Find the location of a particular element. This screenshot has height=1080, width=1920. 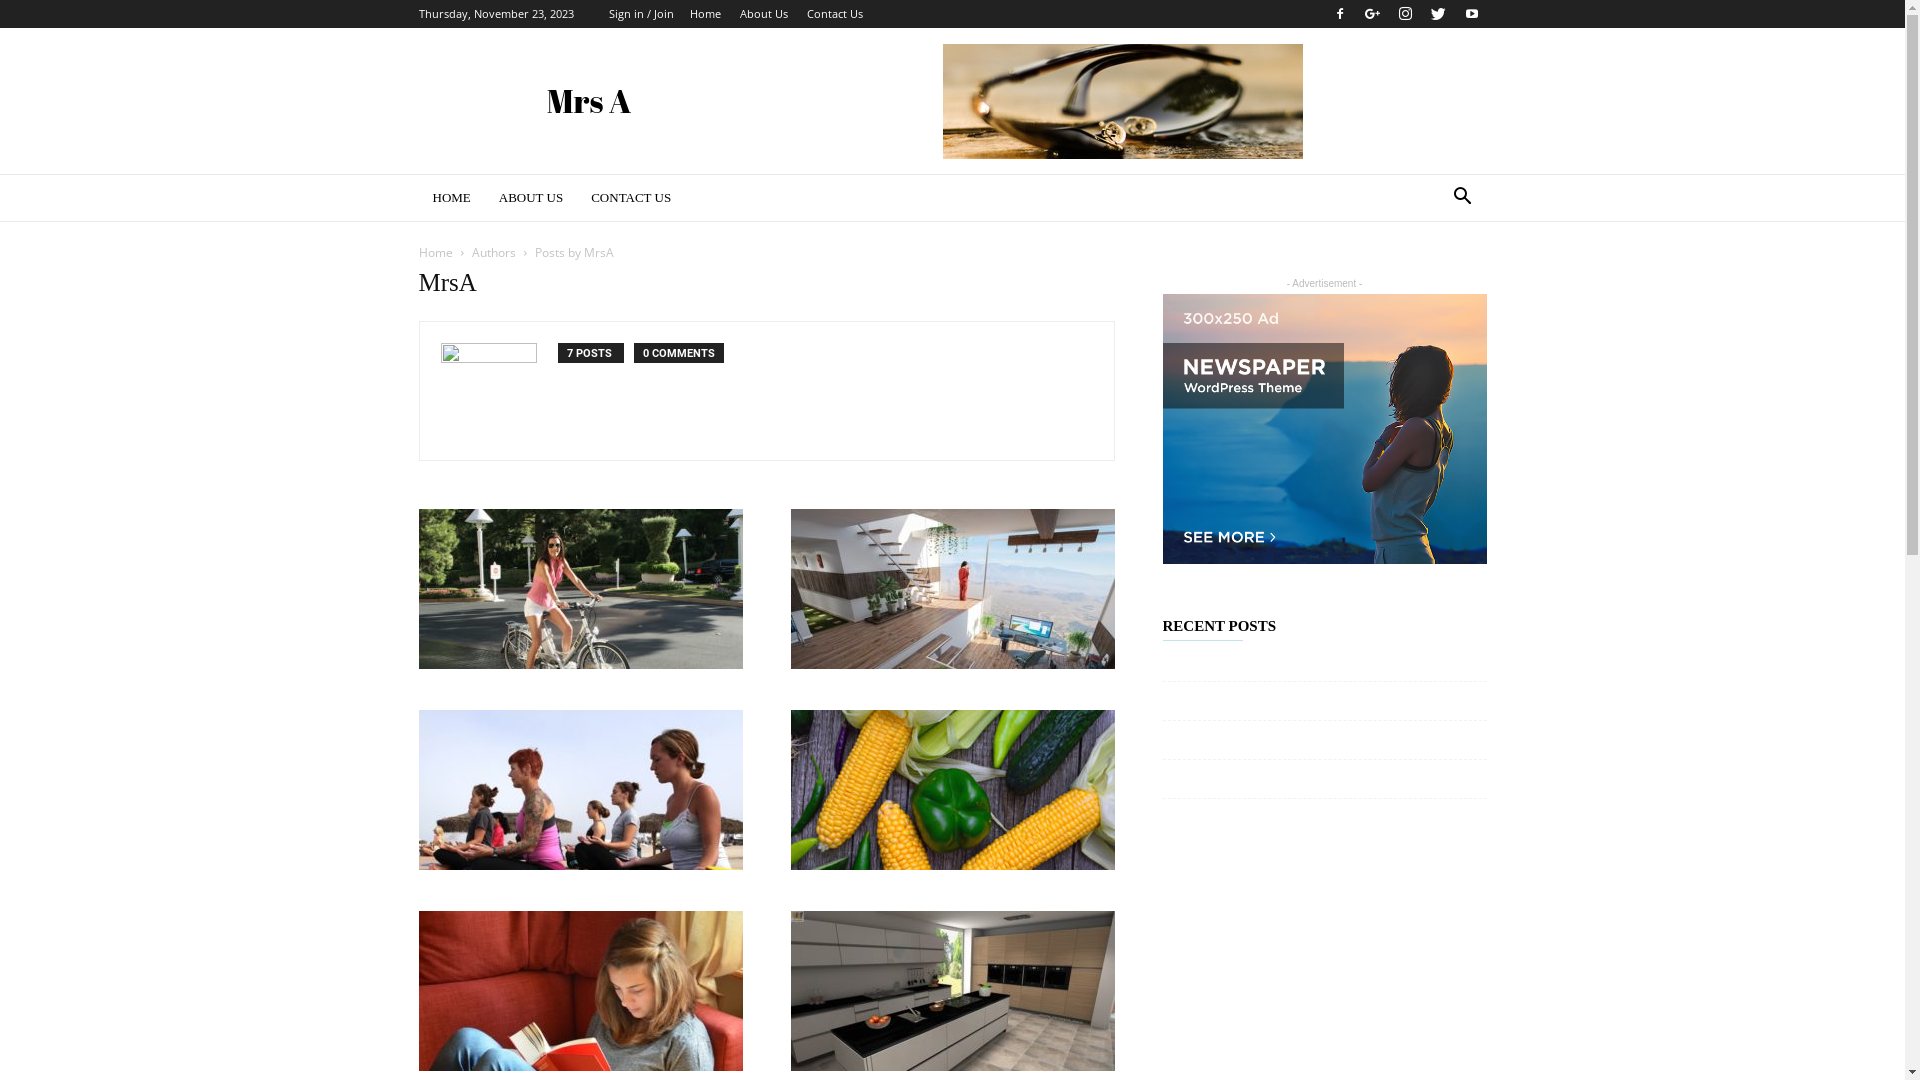

'CONTACT US' is located at coordinates (629, 197).